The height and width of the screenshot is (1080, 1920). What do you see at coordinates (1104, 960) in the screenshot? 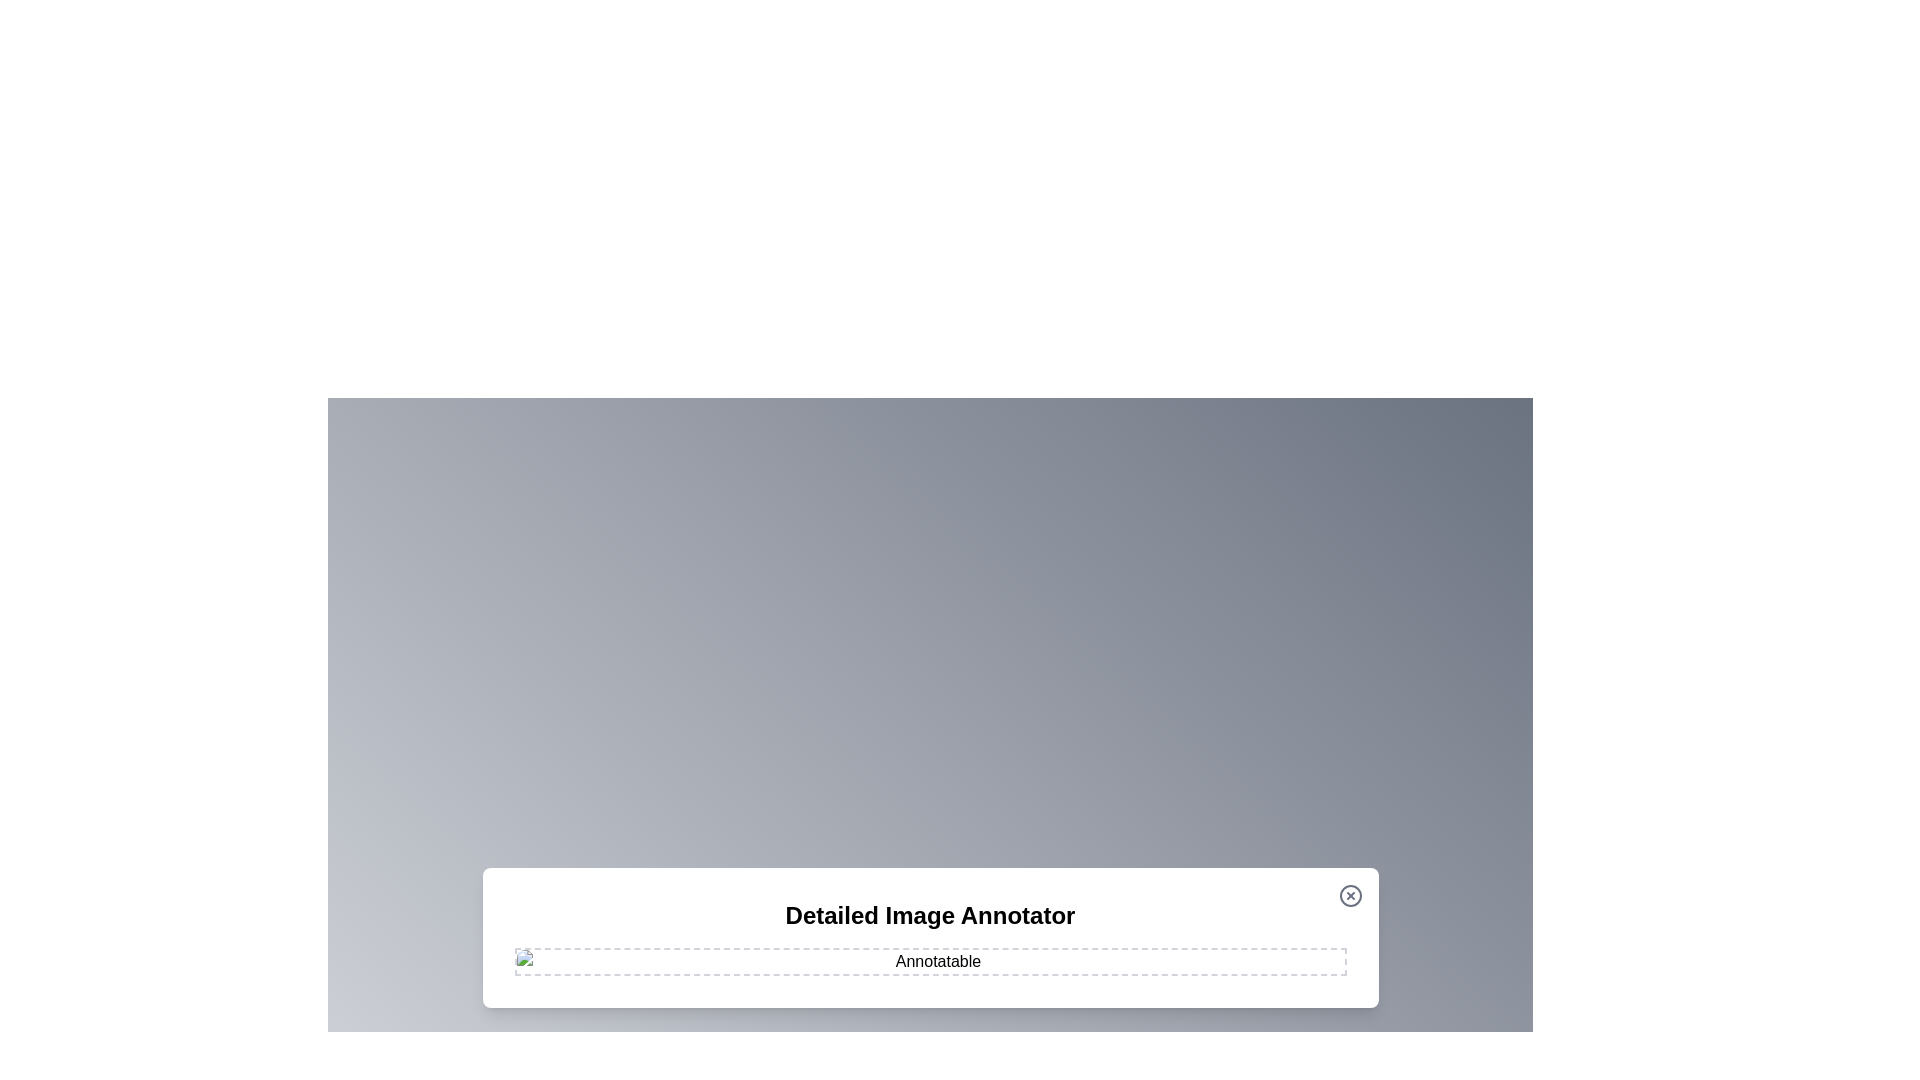
I see `the image at coordinates (1106, 962) to add an annotation` at bounding box center [1104, 960].